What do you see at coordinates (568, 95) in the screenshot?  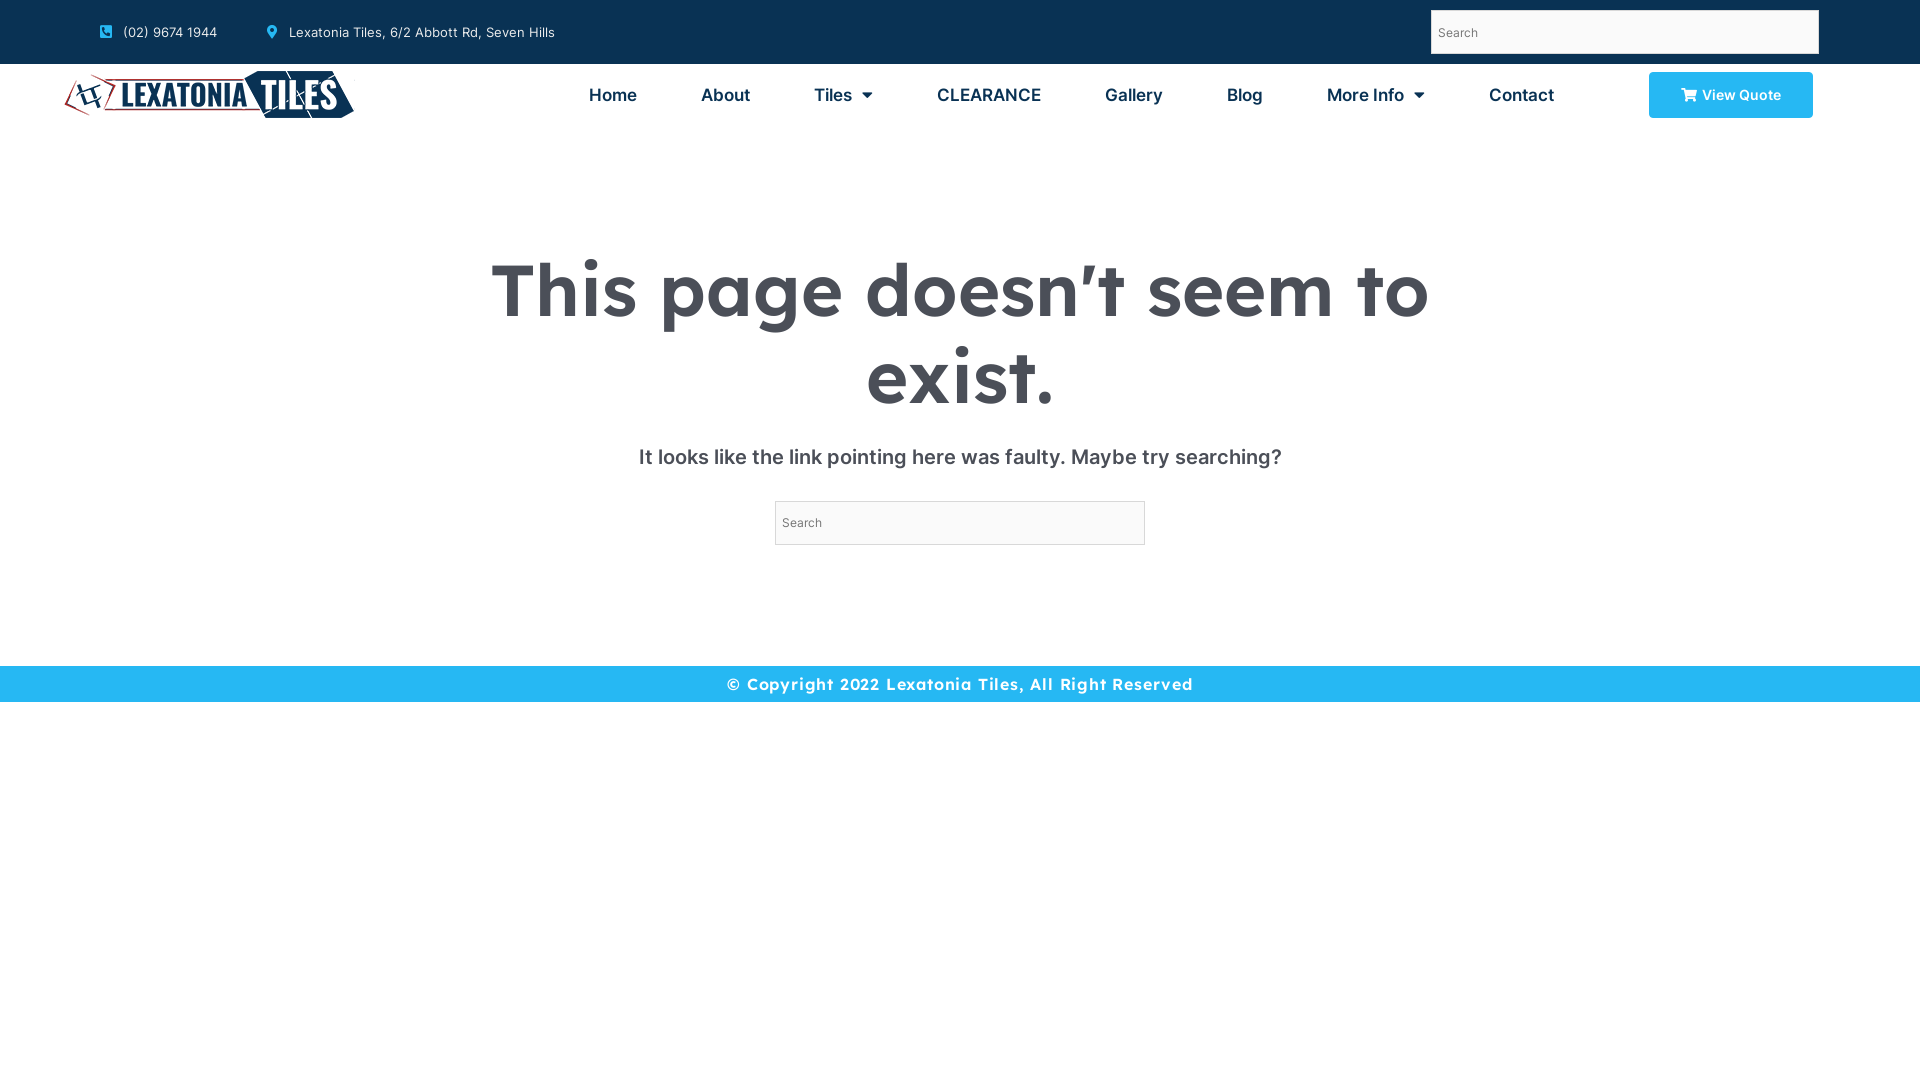 I see `'Home'` at bounding box center [568, 95].